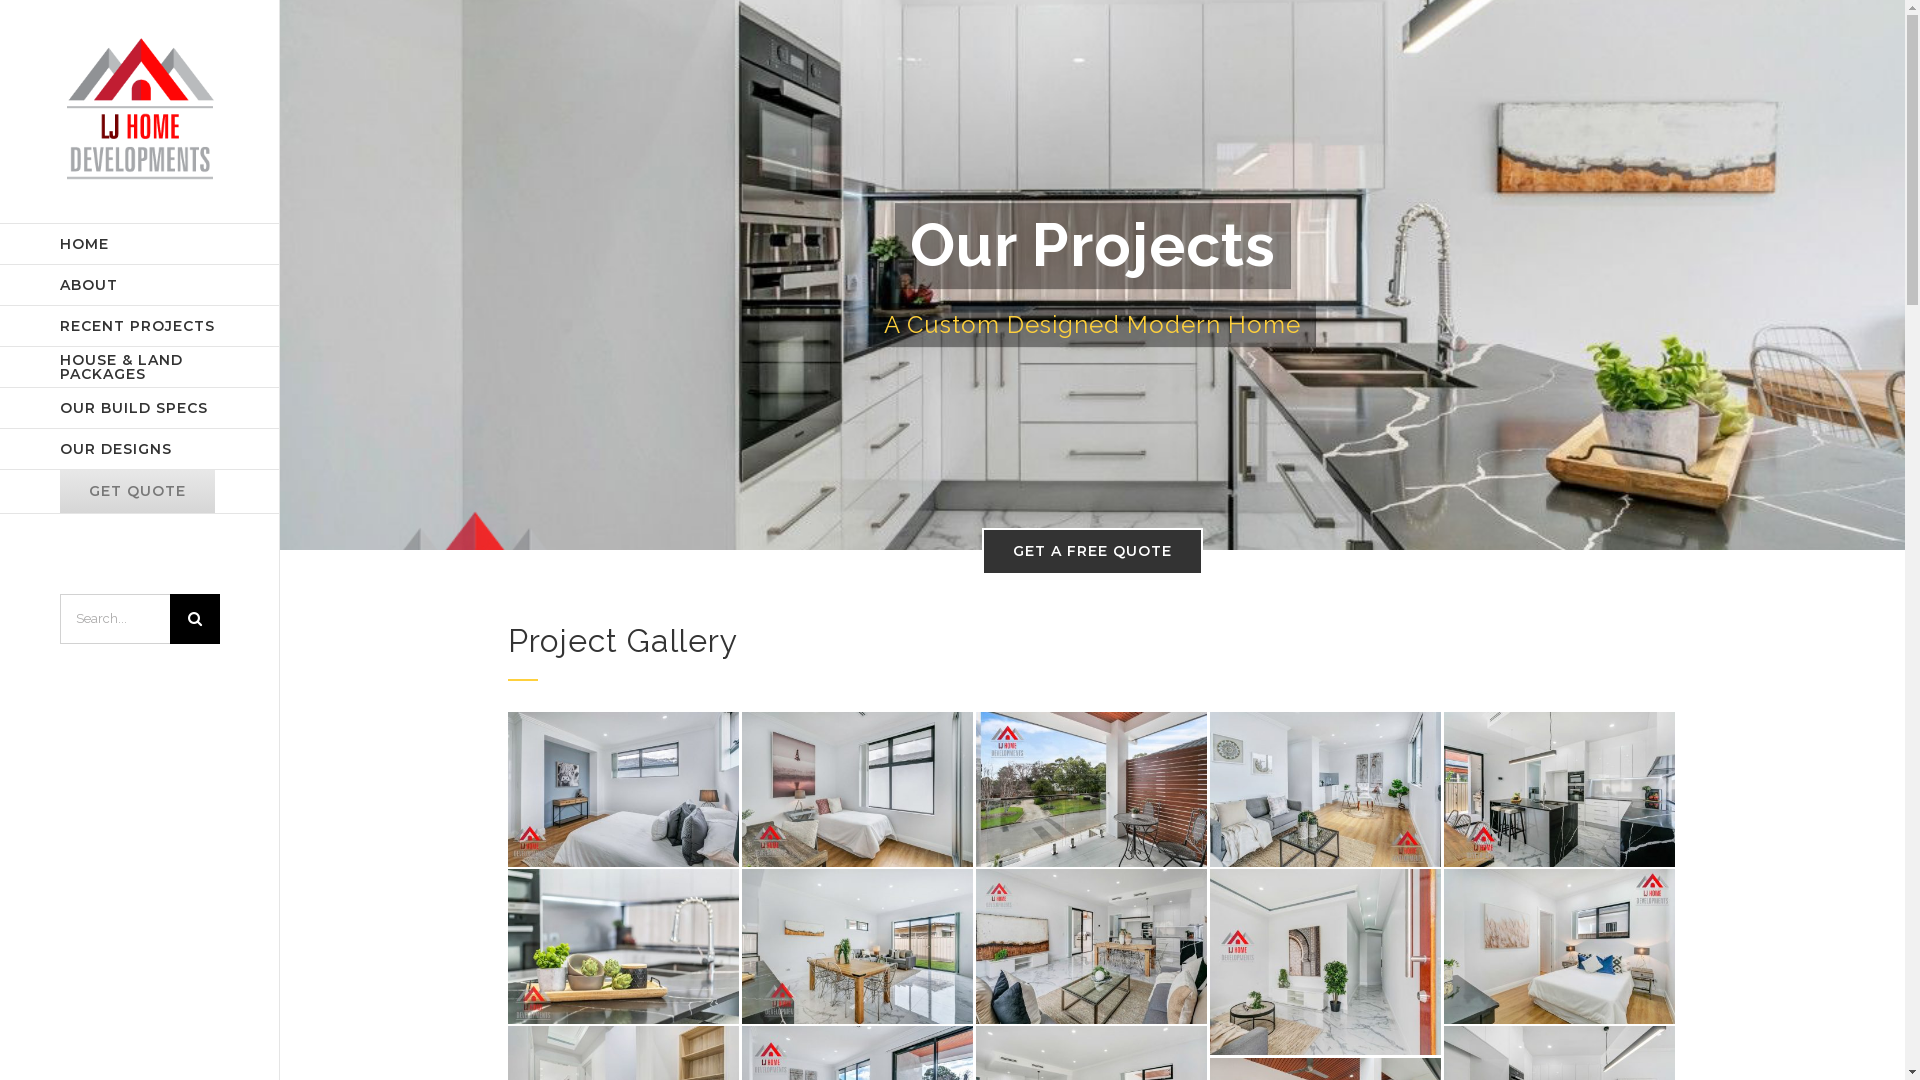 The image size is (1920, 1080). I want to click on '18', so click(622, 788).